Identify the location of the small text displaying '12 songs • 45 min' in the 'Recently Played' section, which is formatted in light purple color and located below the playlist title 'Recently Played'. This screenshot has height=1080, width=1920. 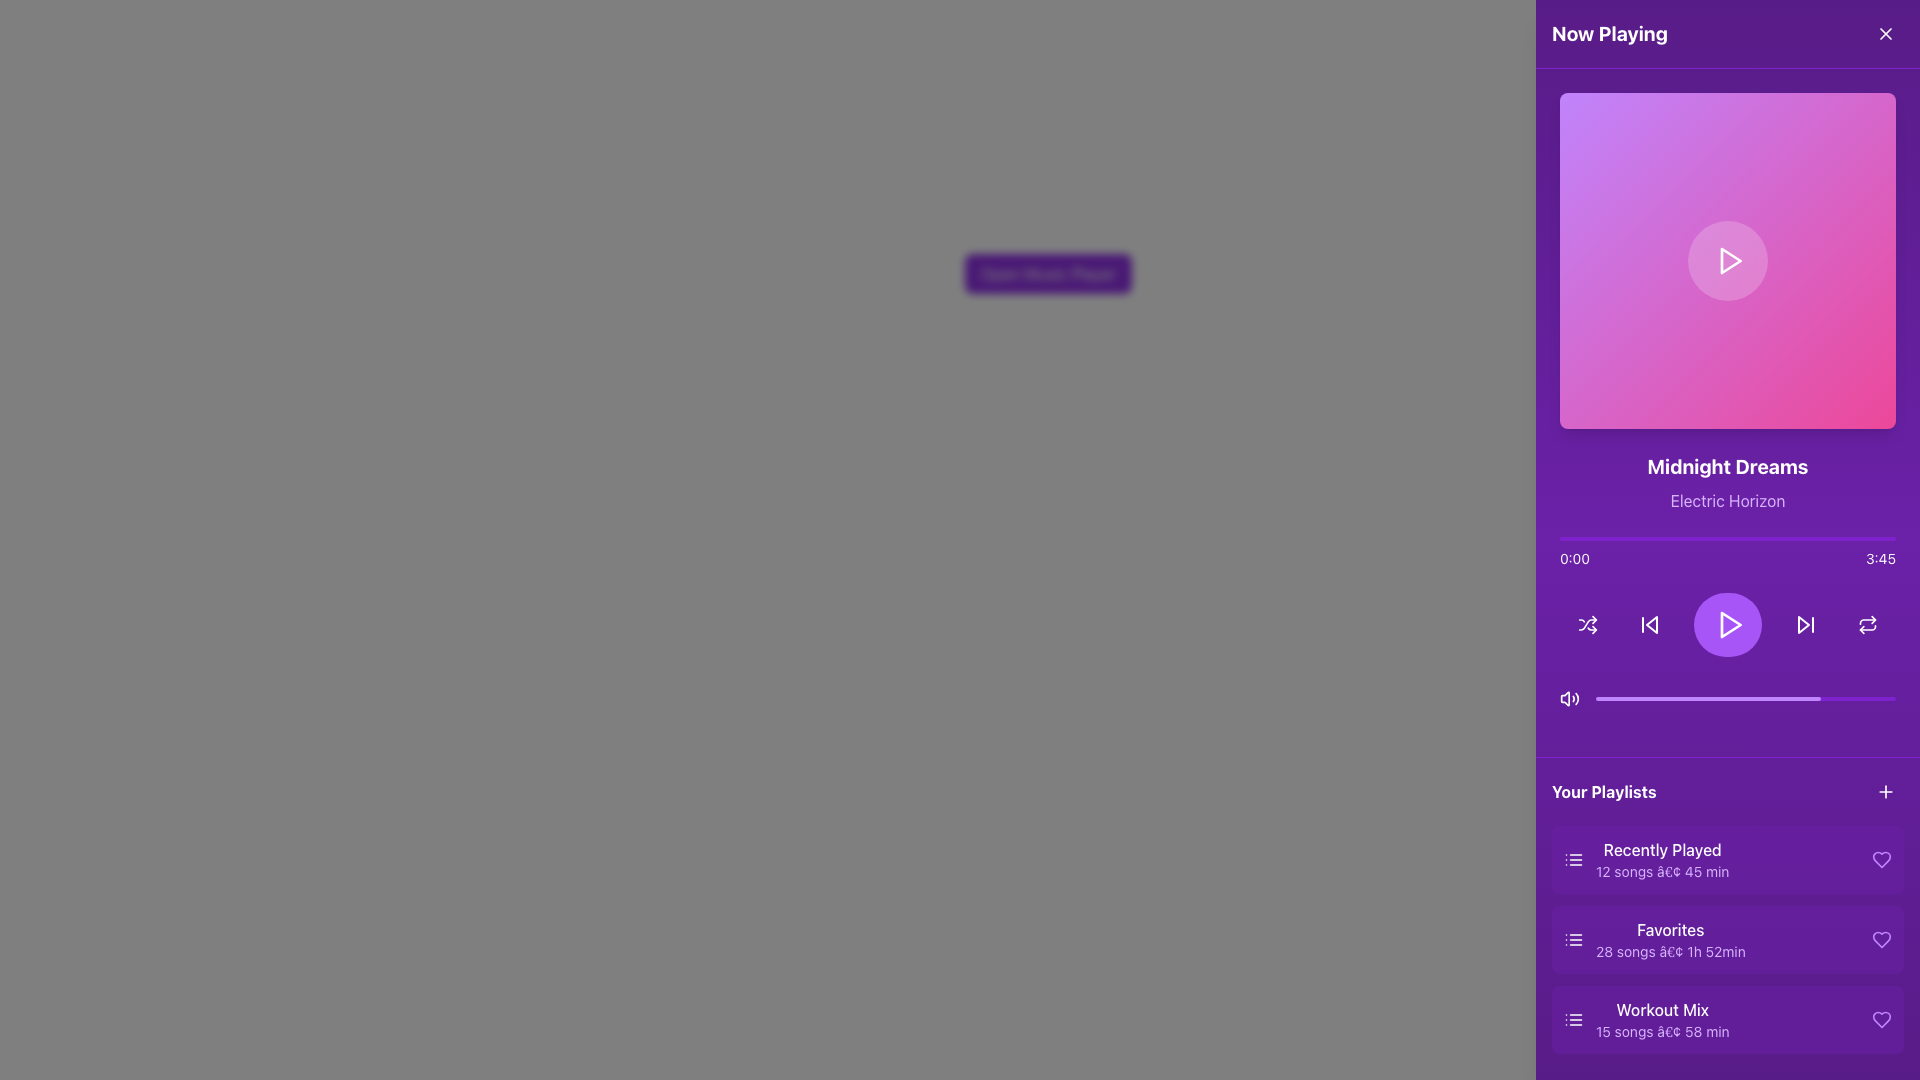
(1662, 870).